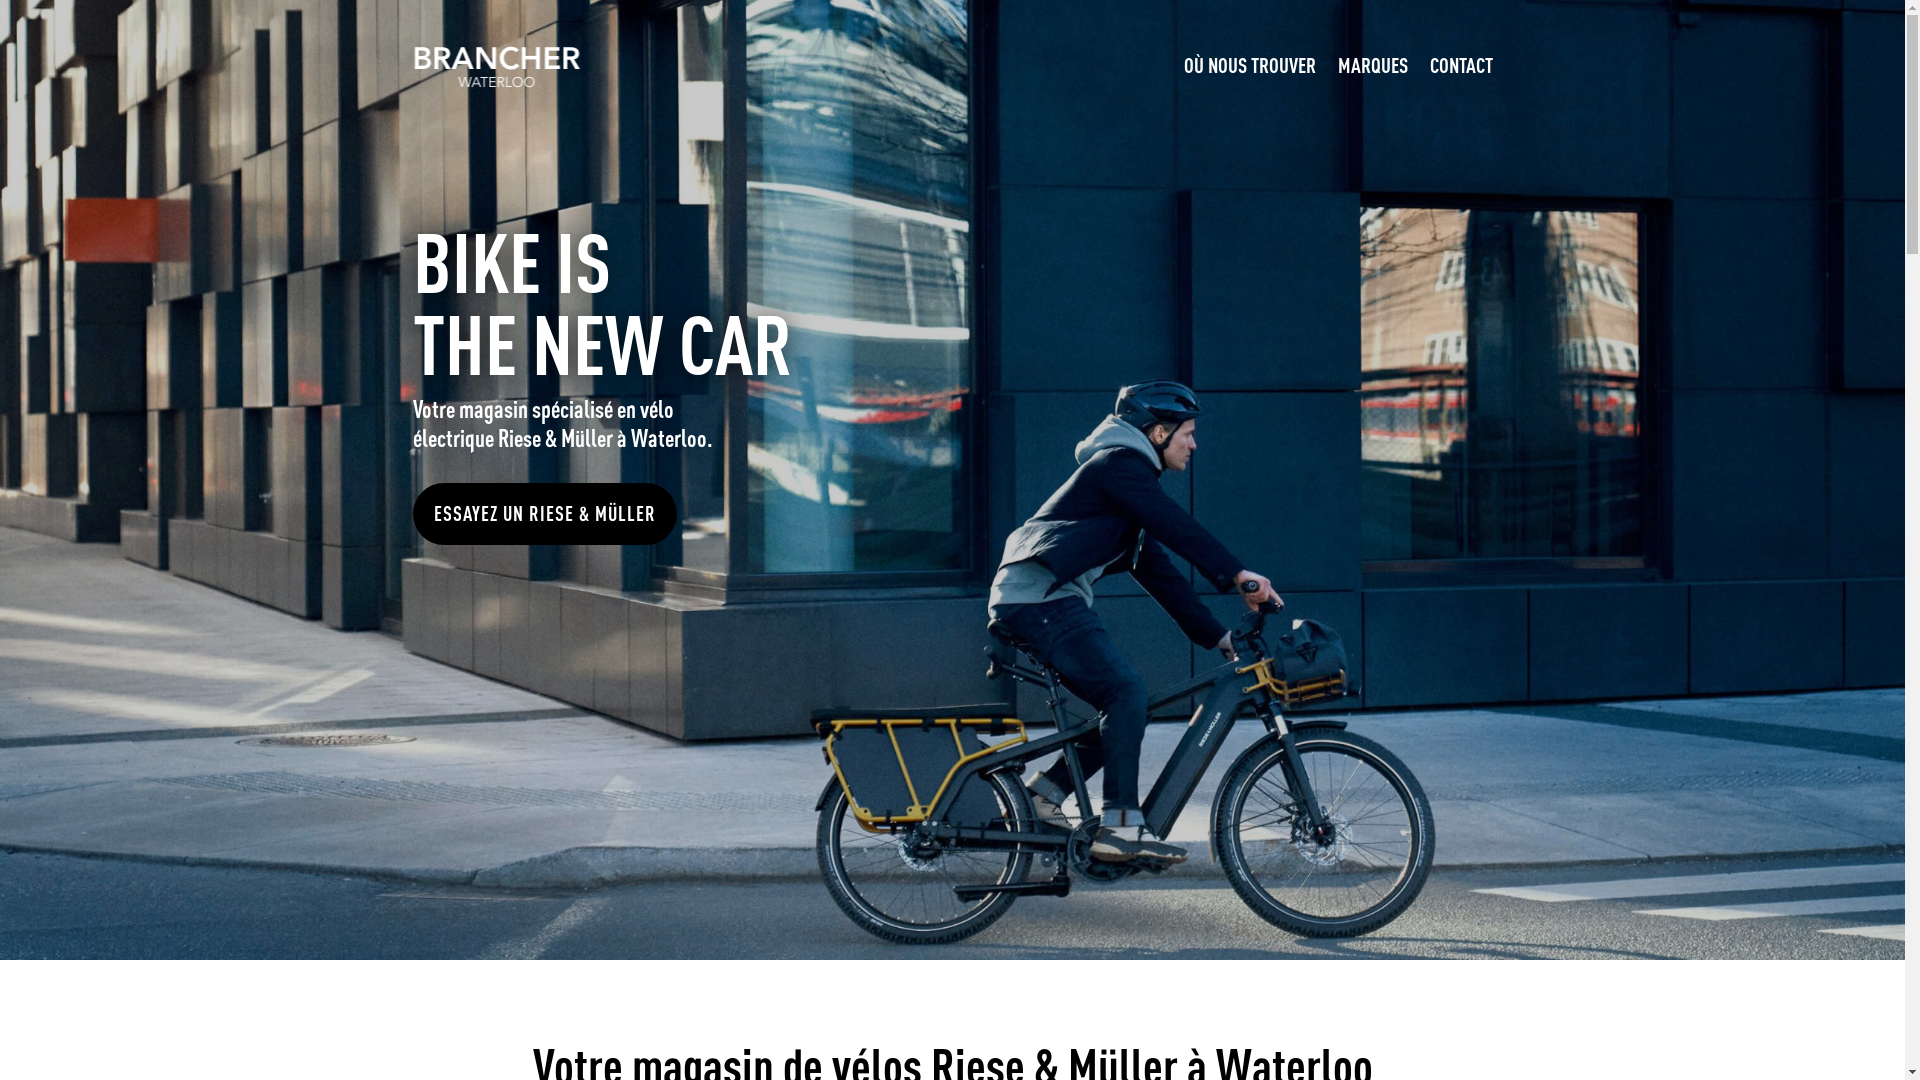  What do you see at coordinates (1371, 64) in the screenshot?
I see `'MARQUES'` at bounding box center [1371, 64].